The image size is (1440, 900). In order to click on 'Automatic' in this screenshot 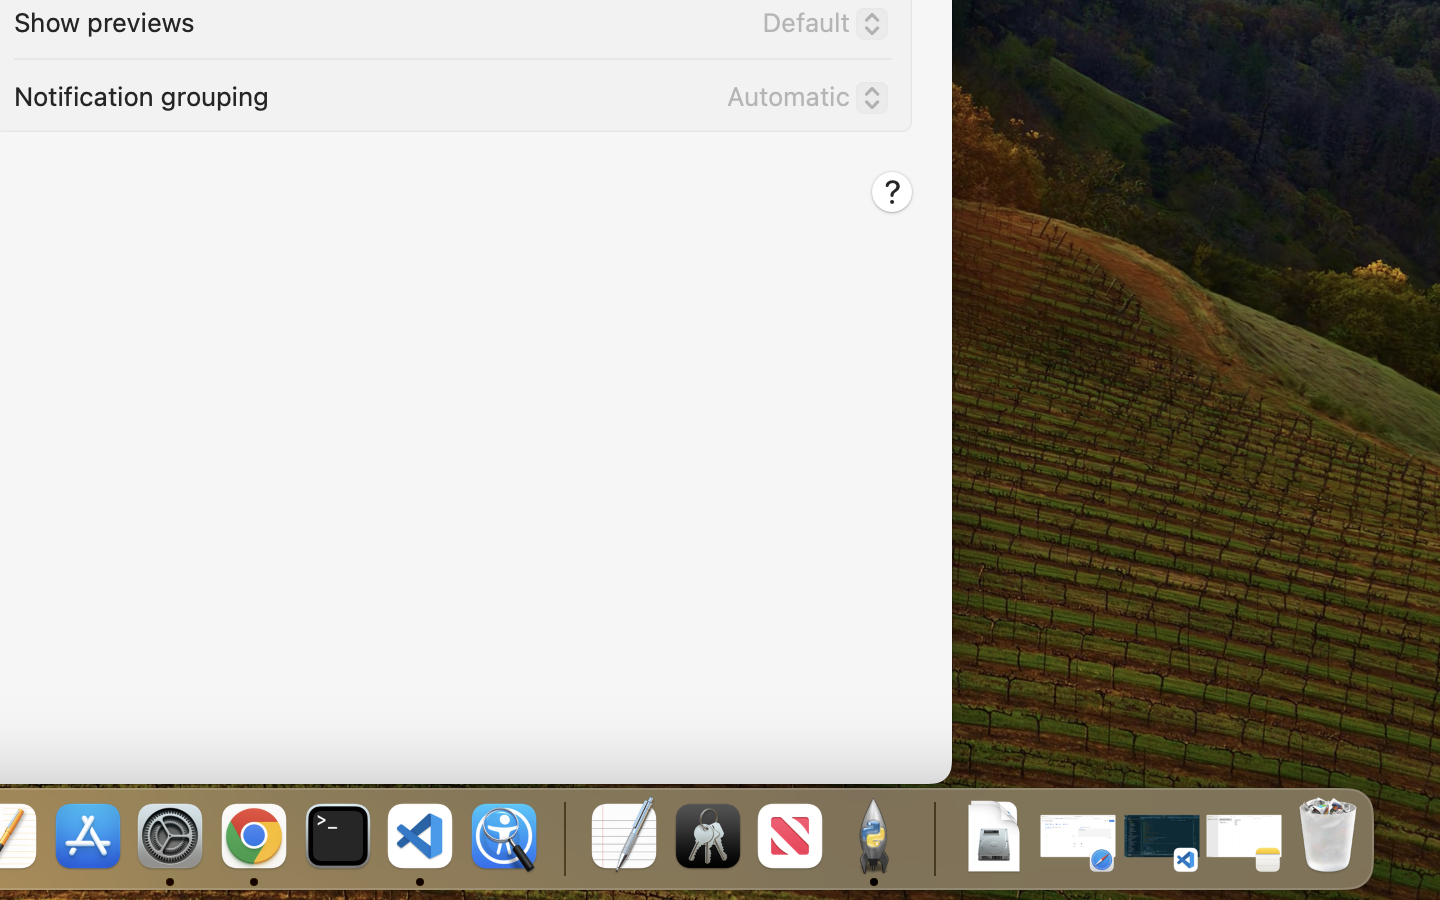, I will do `click(799, 99)`.